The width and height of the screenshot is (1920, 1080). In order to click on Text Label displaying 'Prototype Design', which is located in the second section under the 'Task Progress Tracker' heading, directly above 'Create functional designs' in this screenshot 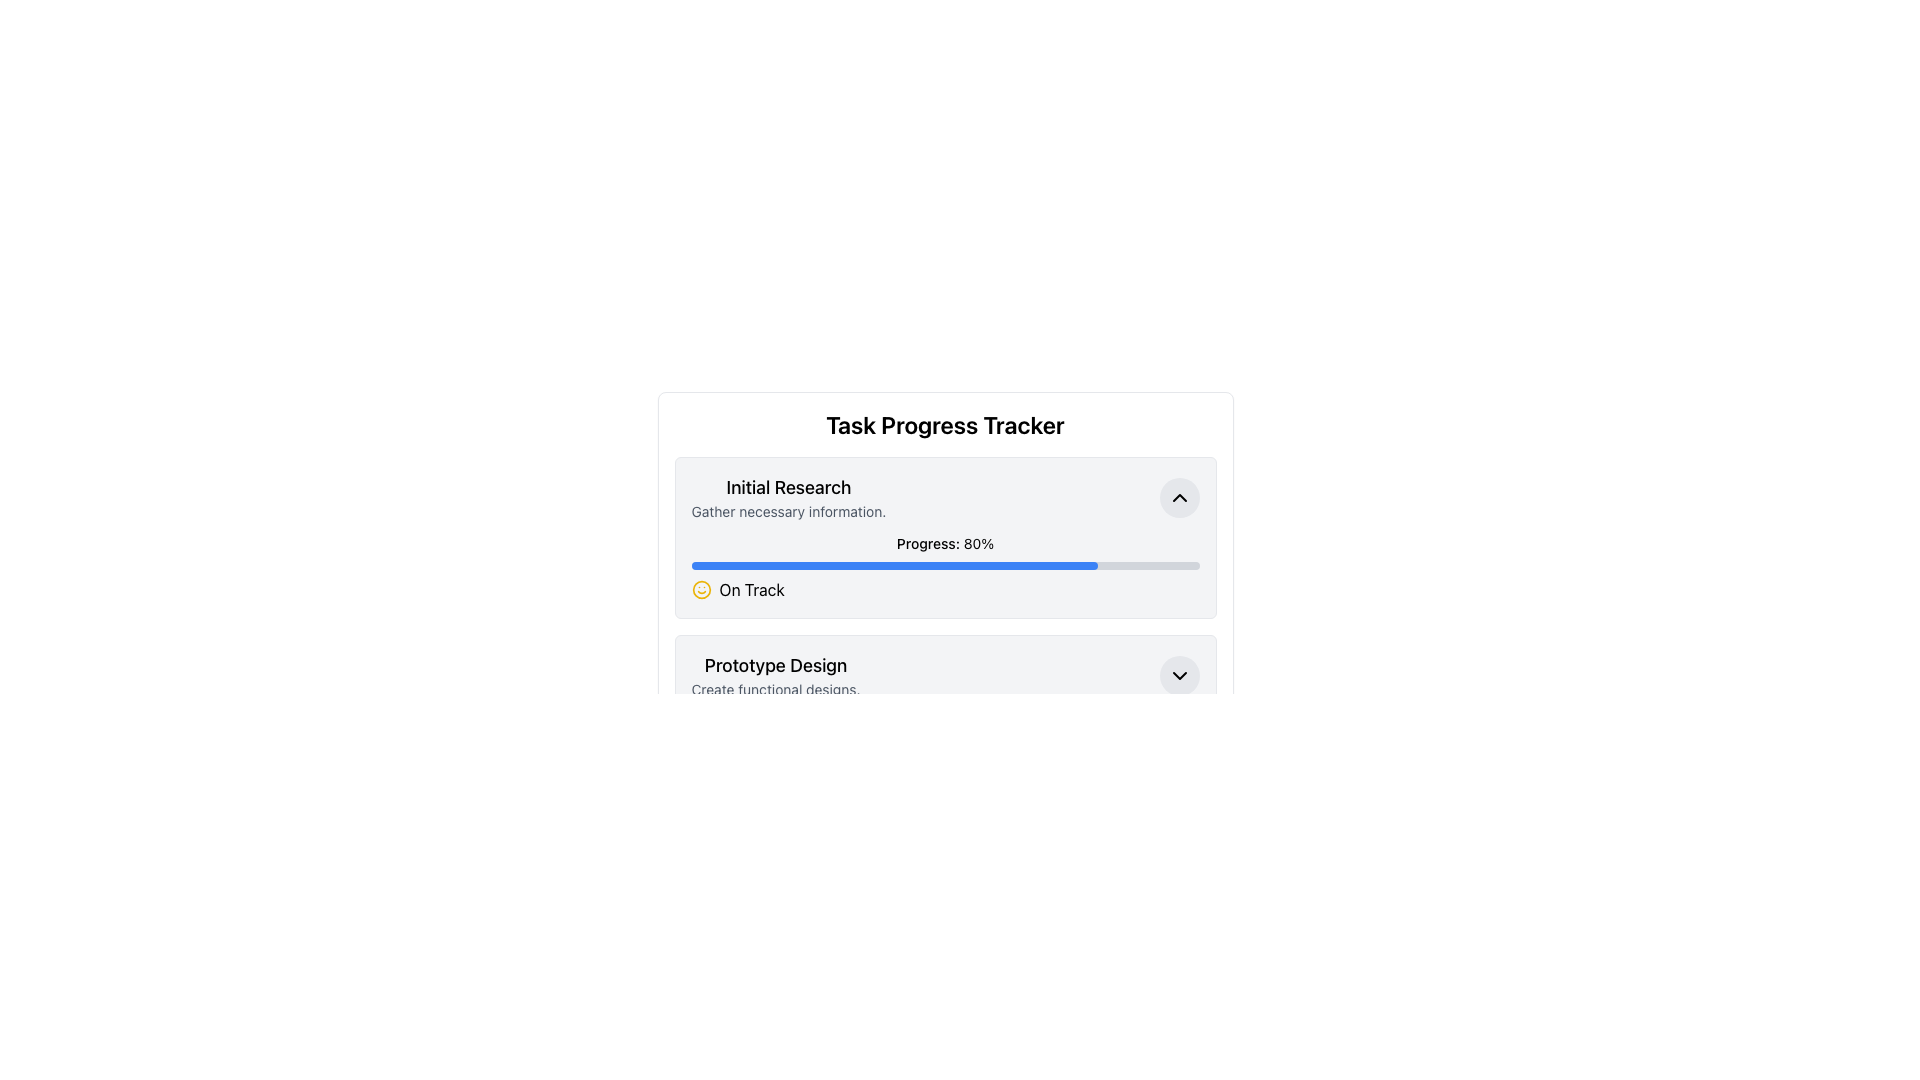, I will do `click(775, 666)`.